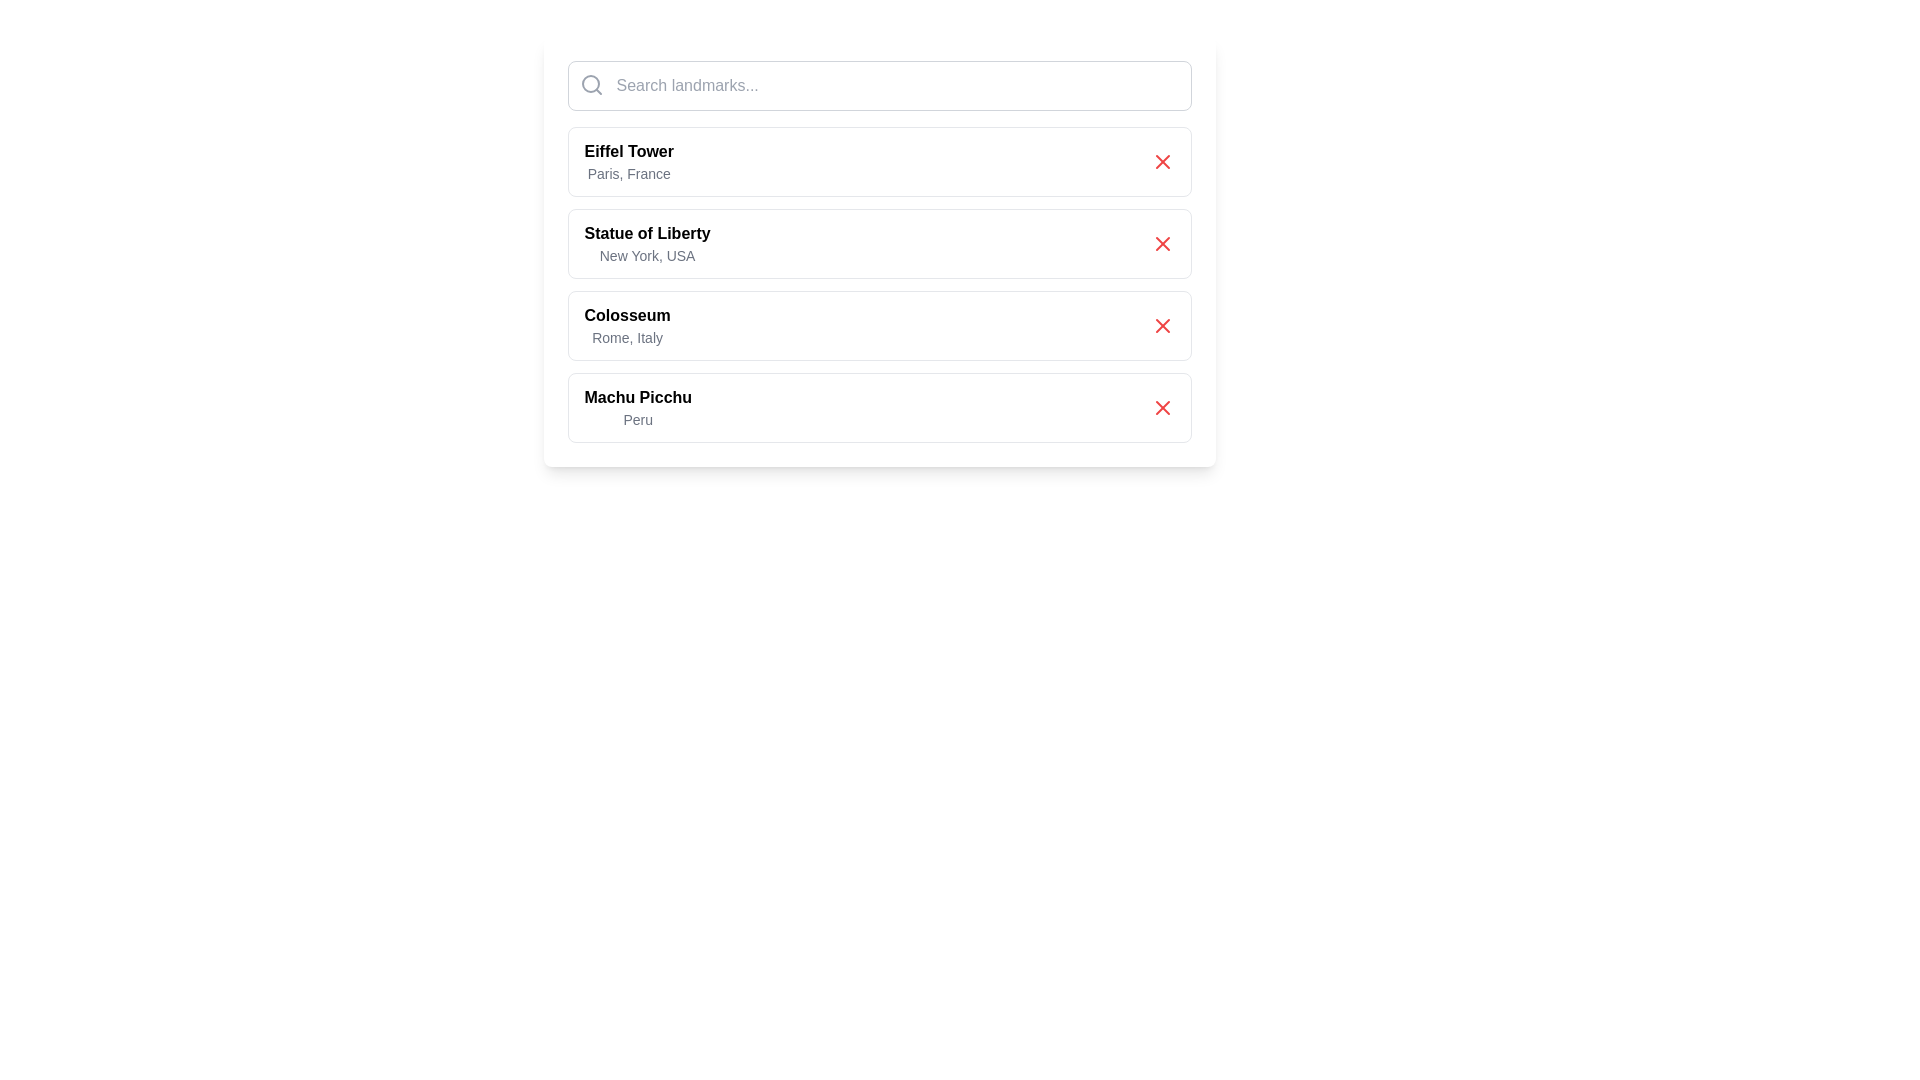 This screenshot has width=1920, height=1080. I want to click on the decorative graphic that represents the lens of the magnifying glass, located at the center of the search icon on the left side of the search input area, so click(589, 83).